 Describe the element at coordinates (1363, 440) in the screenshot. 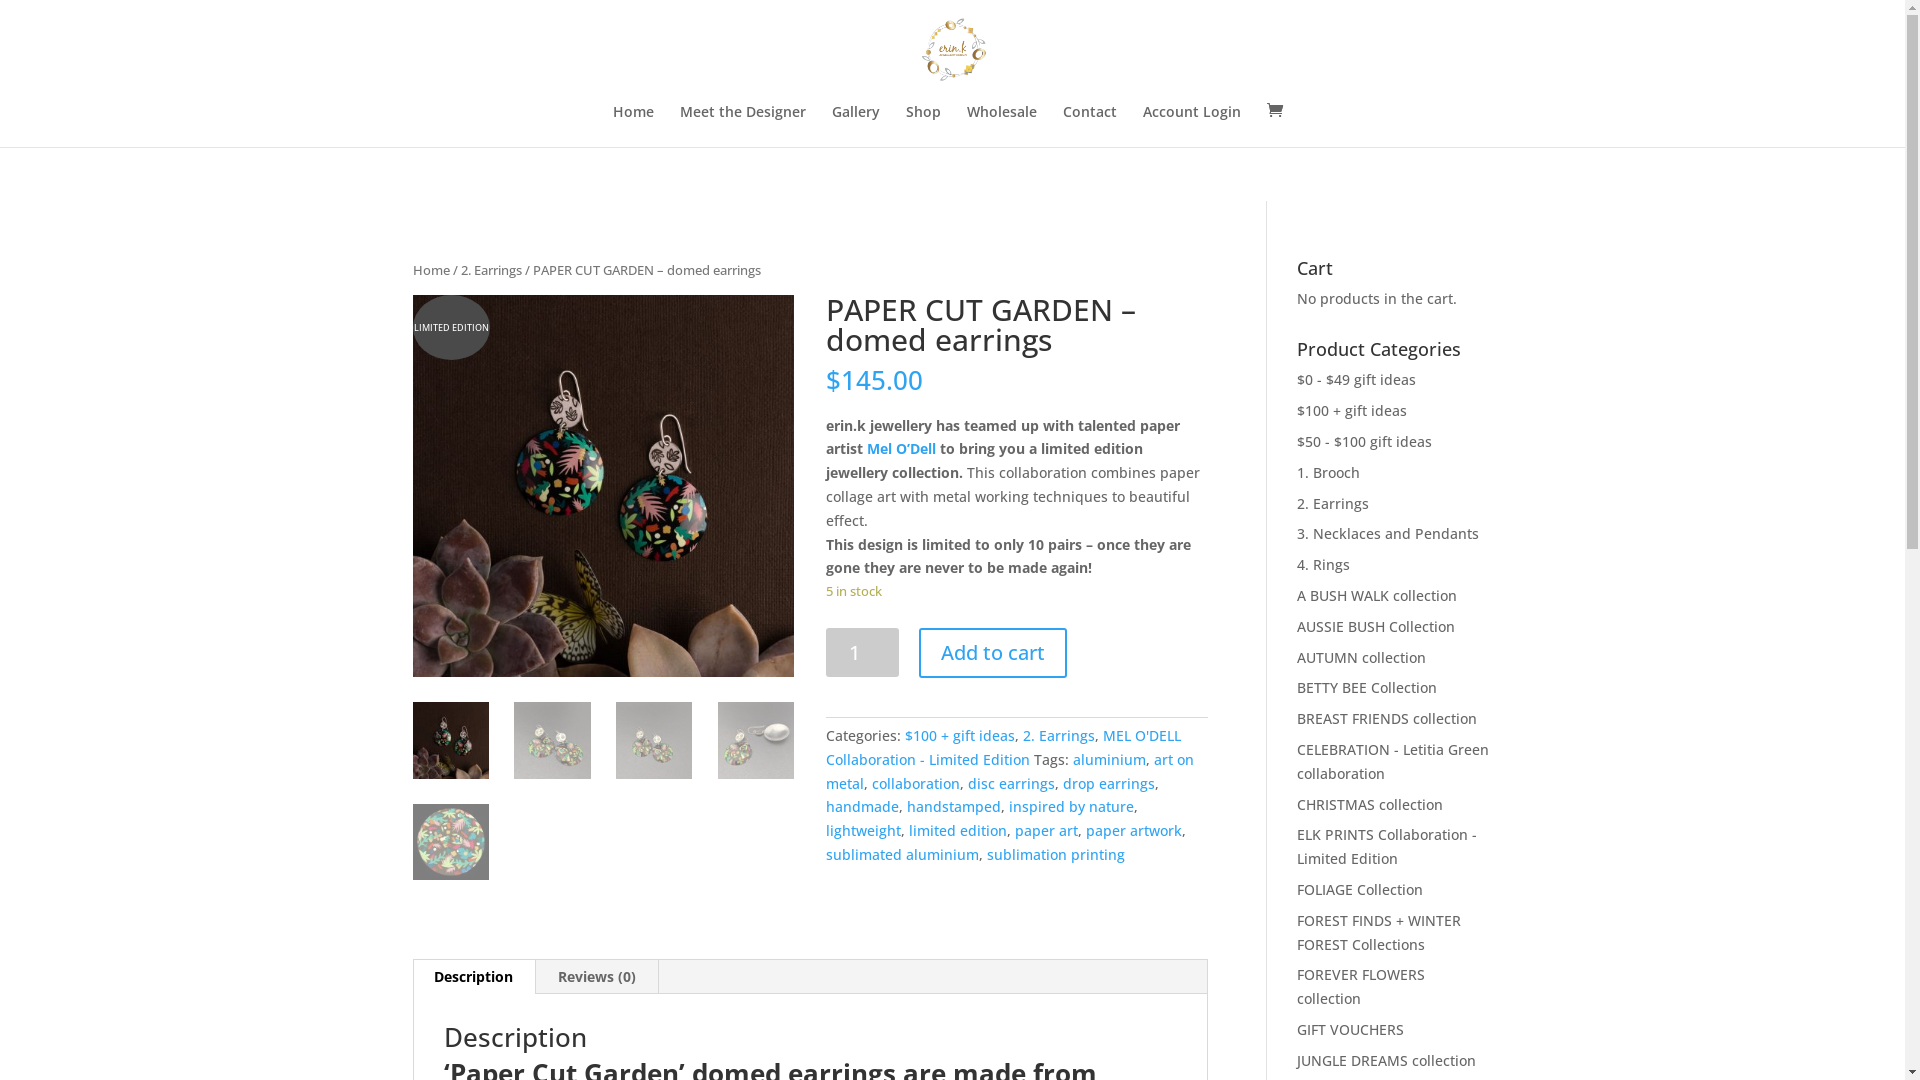

I see `'$50 - $100 gift ideas'` at that location.